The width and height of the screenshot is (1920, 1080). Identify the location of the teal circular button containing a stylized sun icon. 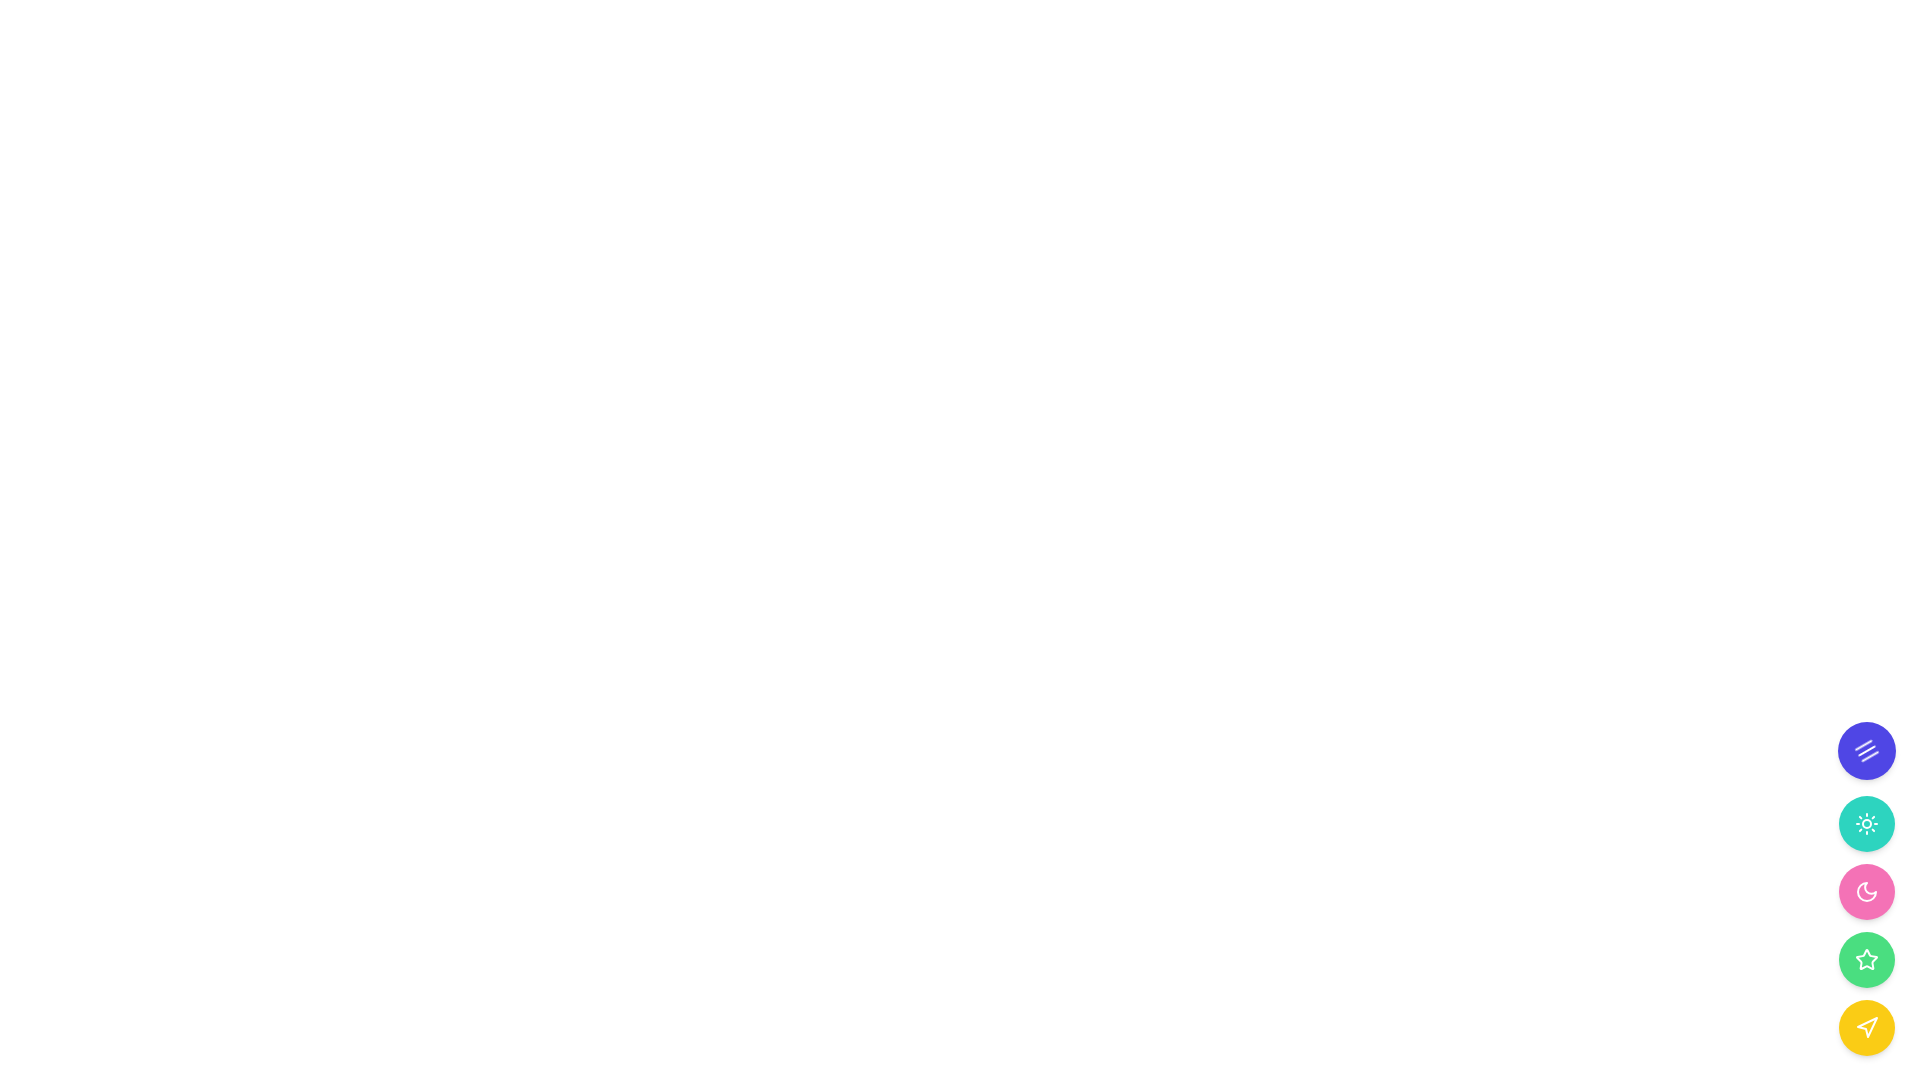
(1866, 824).